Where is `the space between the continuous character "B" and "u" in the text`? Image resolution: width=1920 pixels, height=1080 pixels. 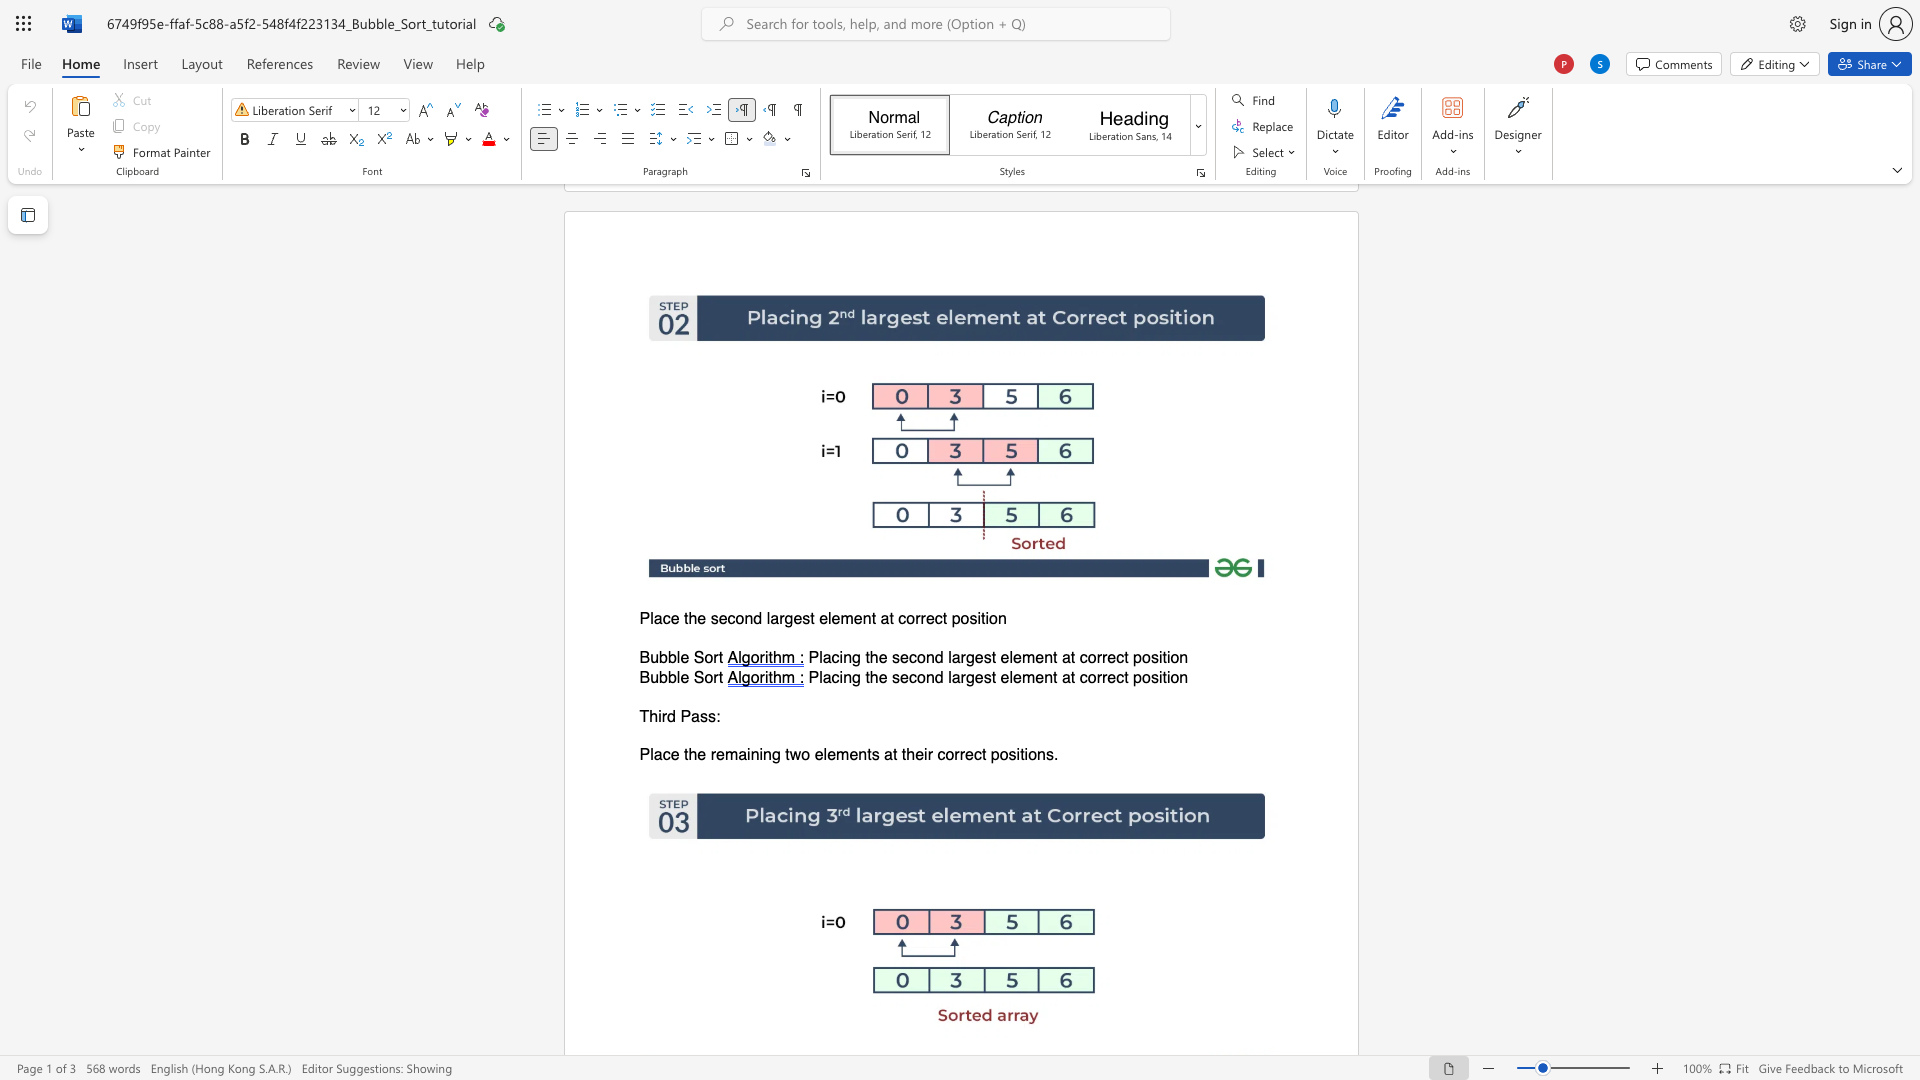
the space between the continuous character "B" and "u" in the text is located at coordinates (649, 658).